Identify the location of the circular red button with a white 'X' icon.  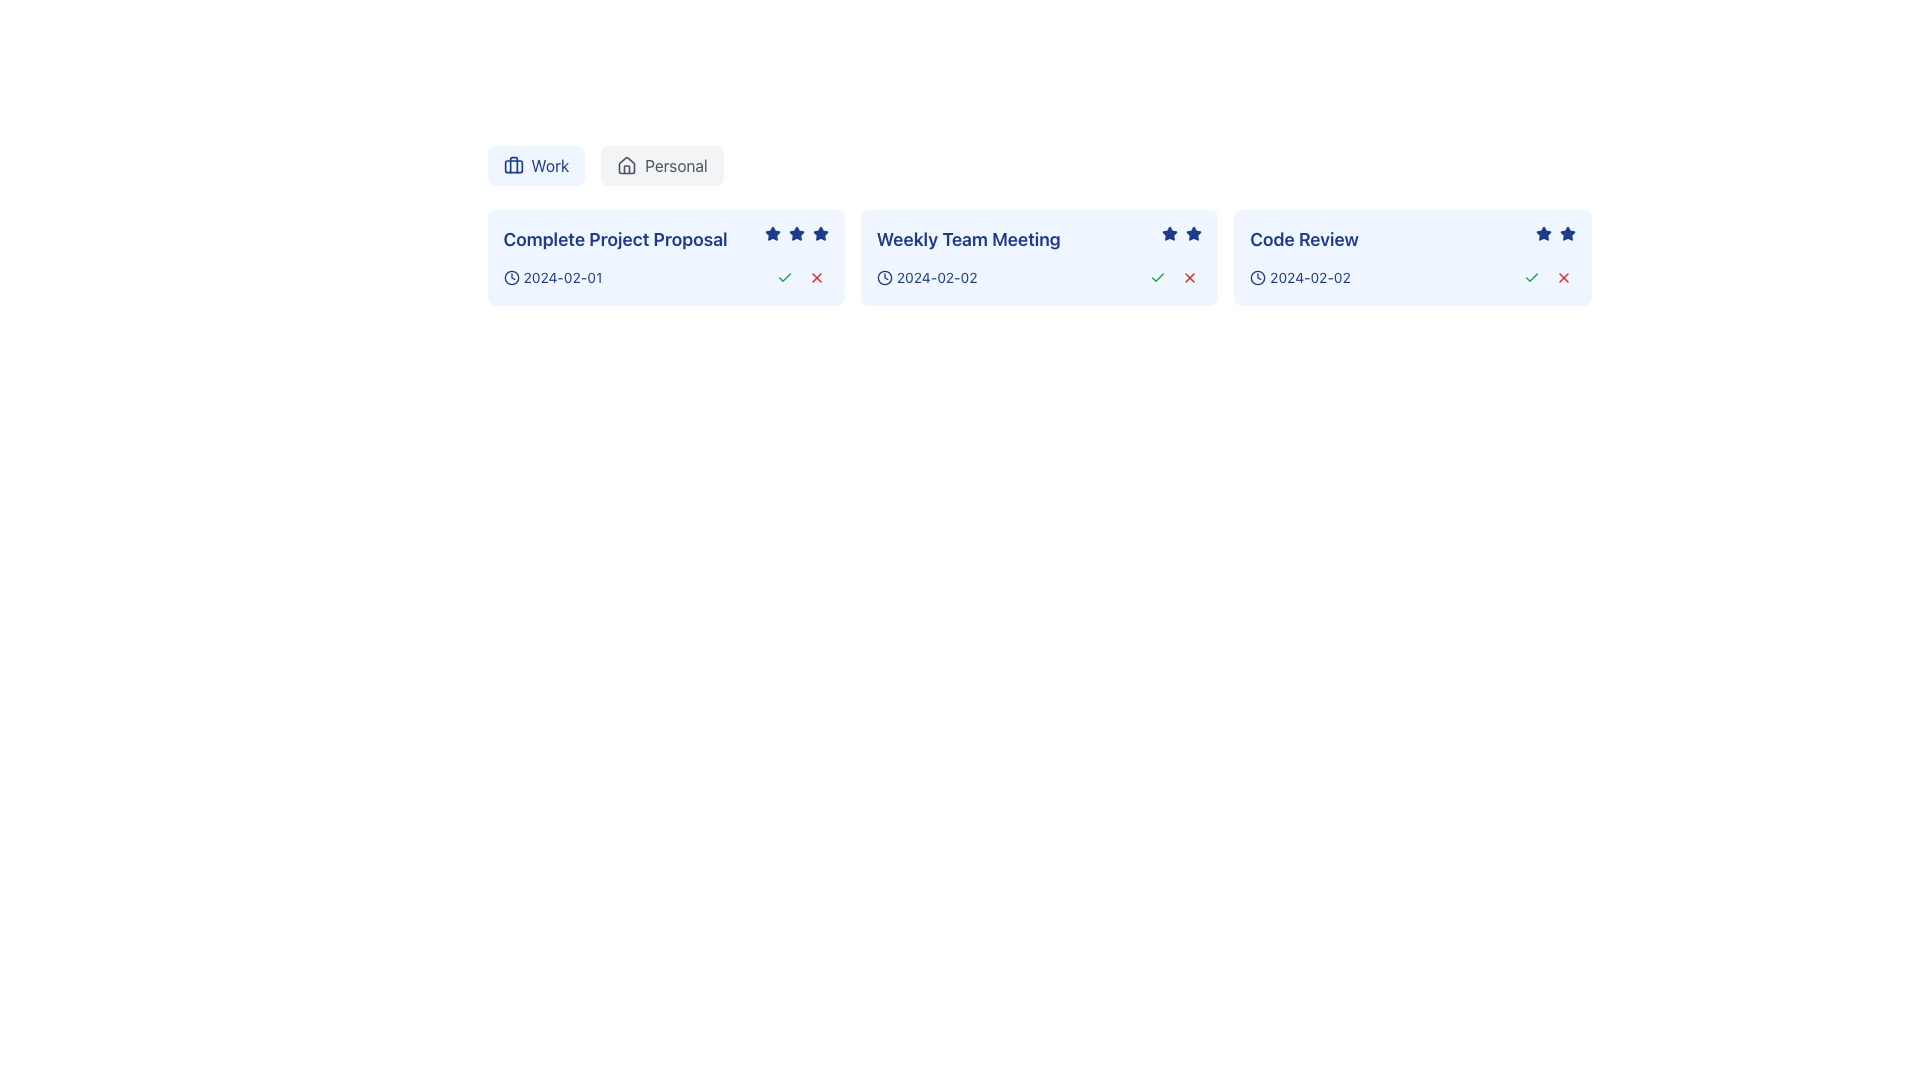
(816, 277).